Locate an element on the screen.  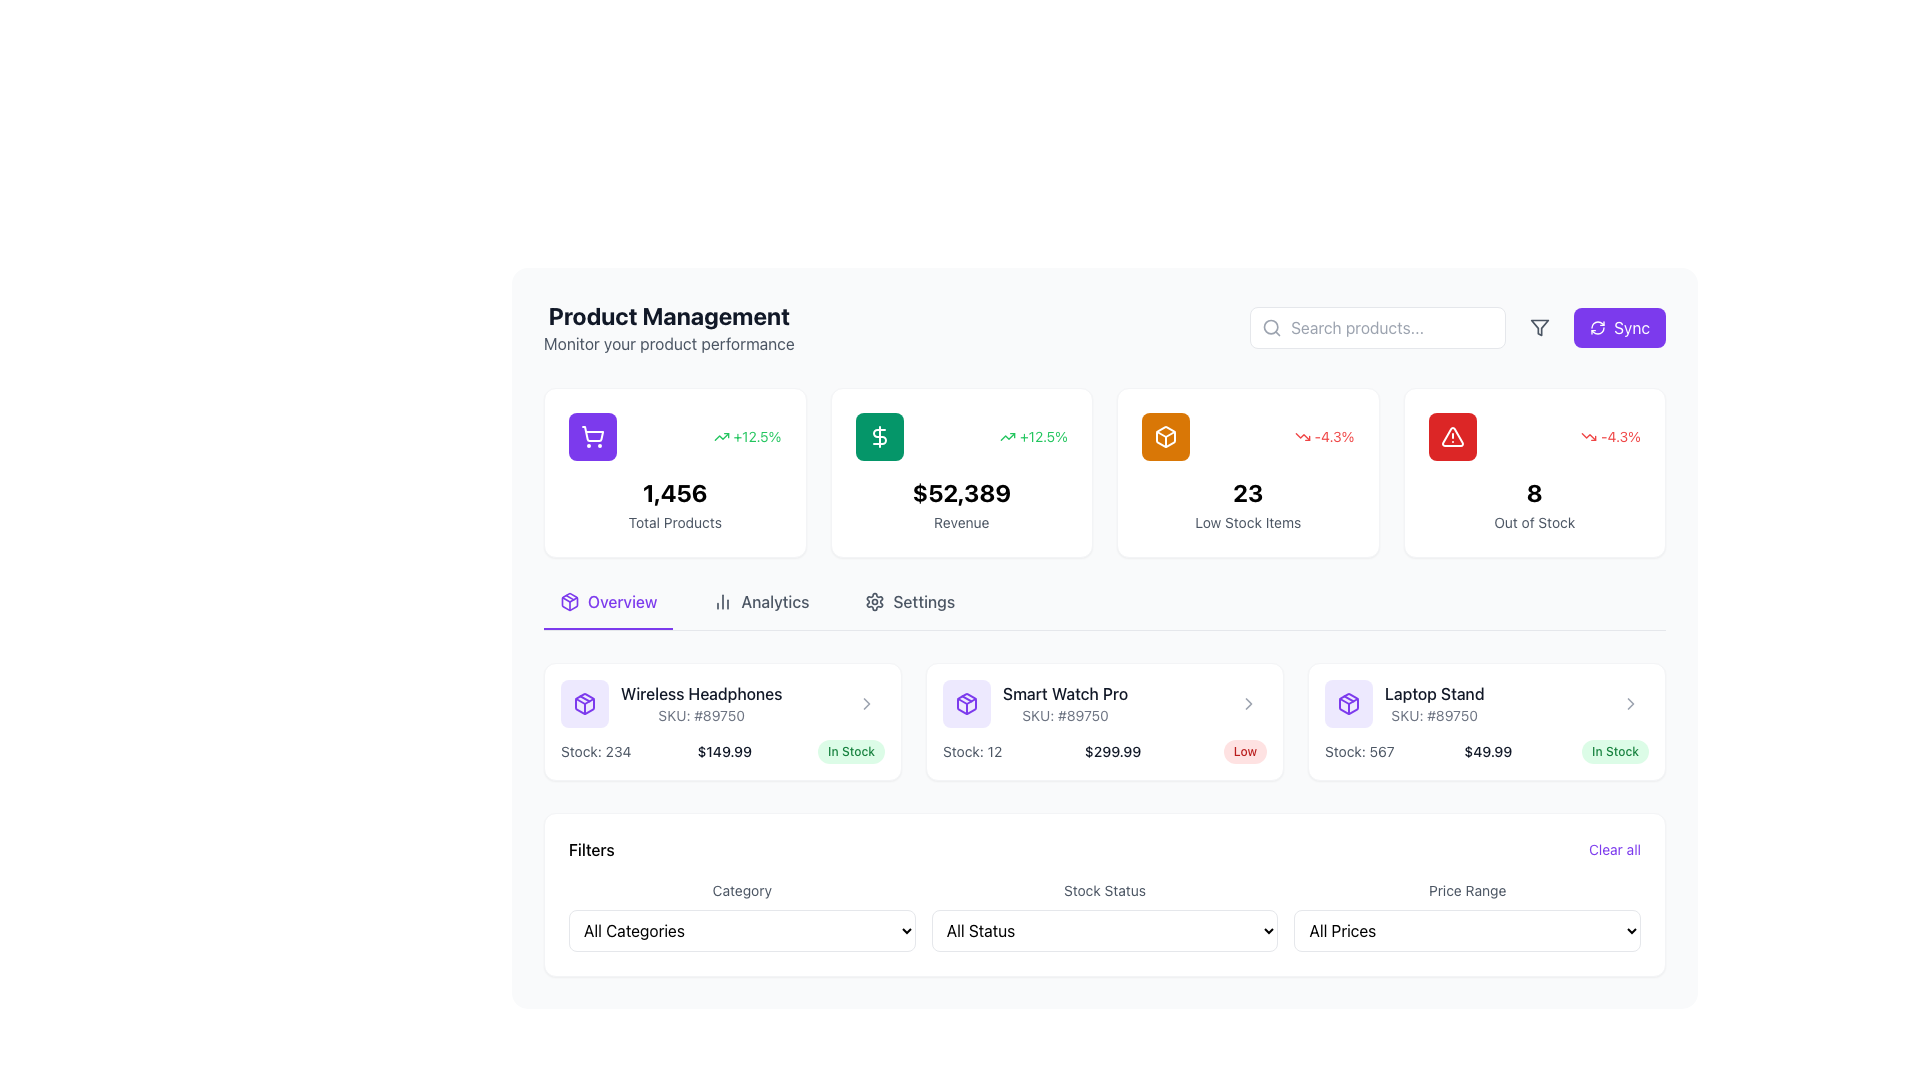
the 'Category' label in the Filters section, which is displayed in a small, gray font and positioned above the 'All Categories' dropdown is located at coordinates (741, 889).